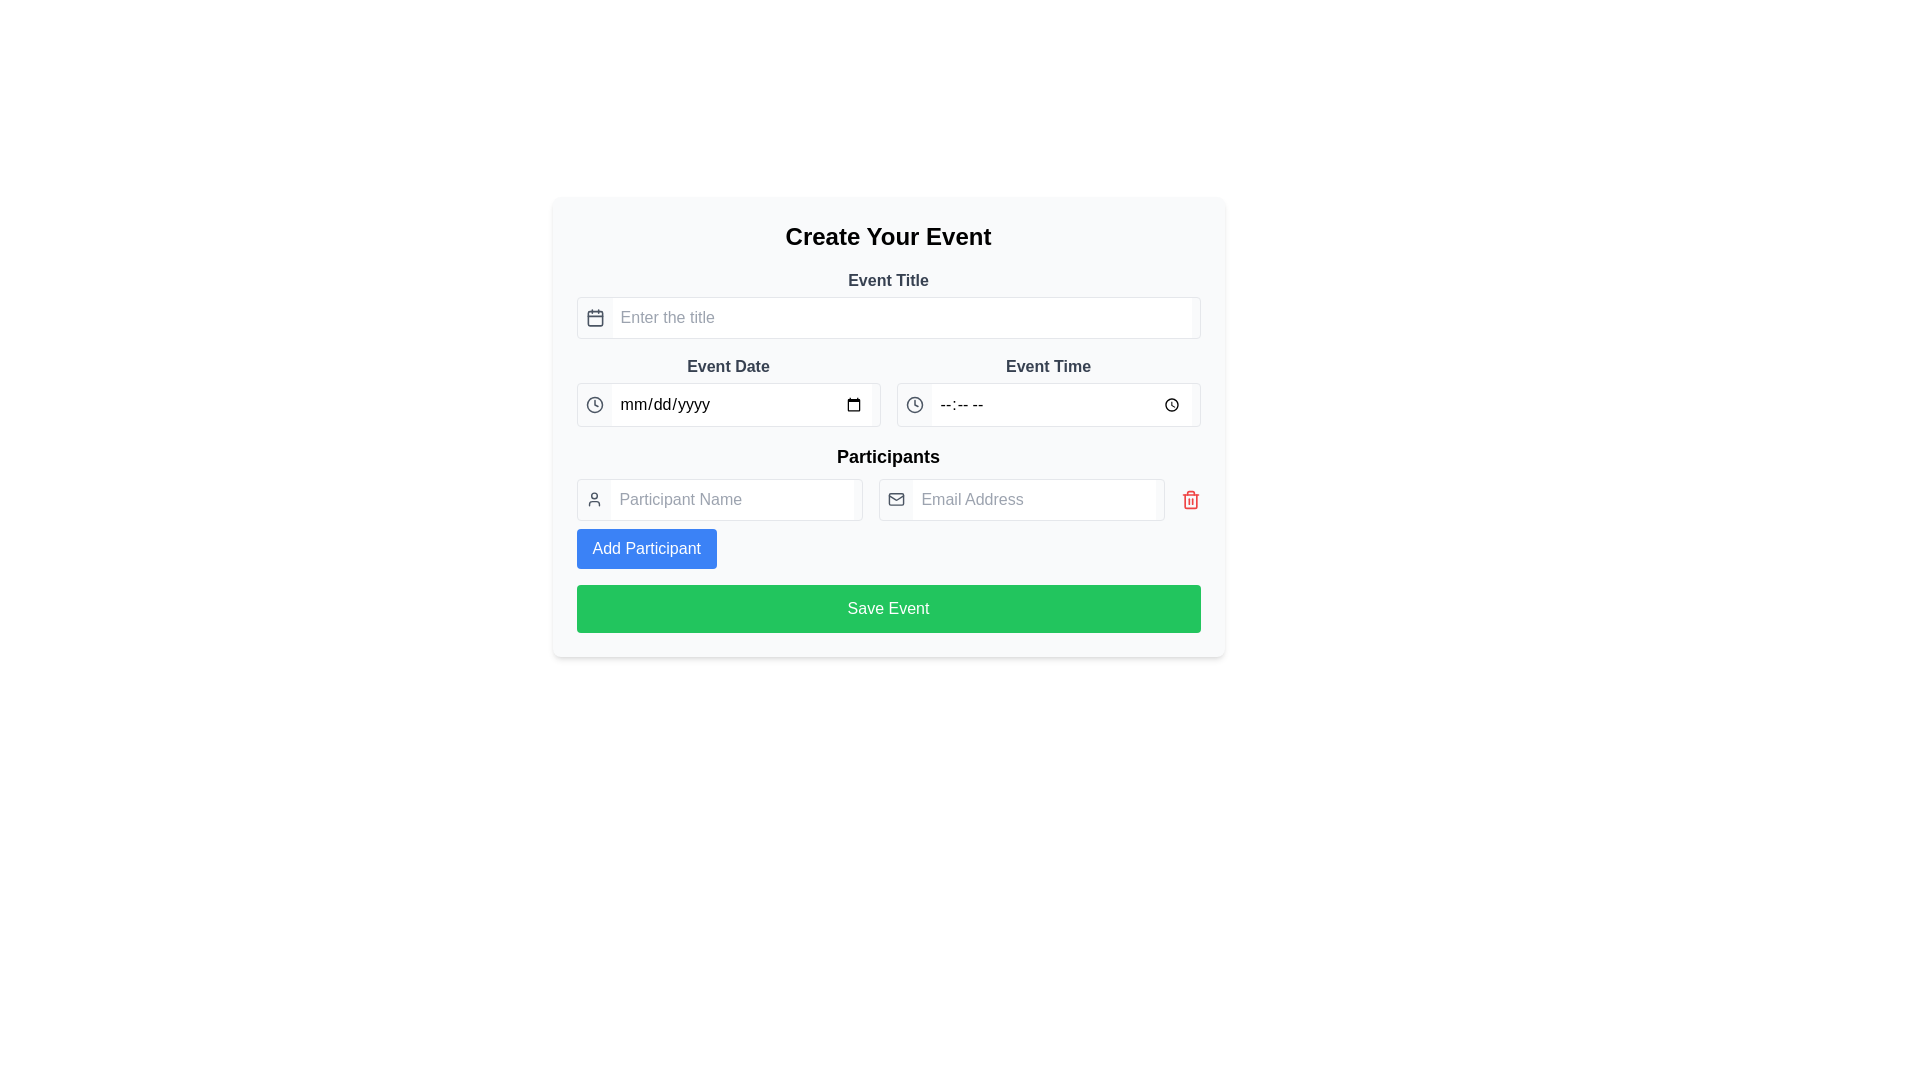  I want to click on the button located directly below the 'Participants' section of the form, so click(887, 608).